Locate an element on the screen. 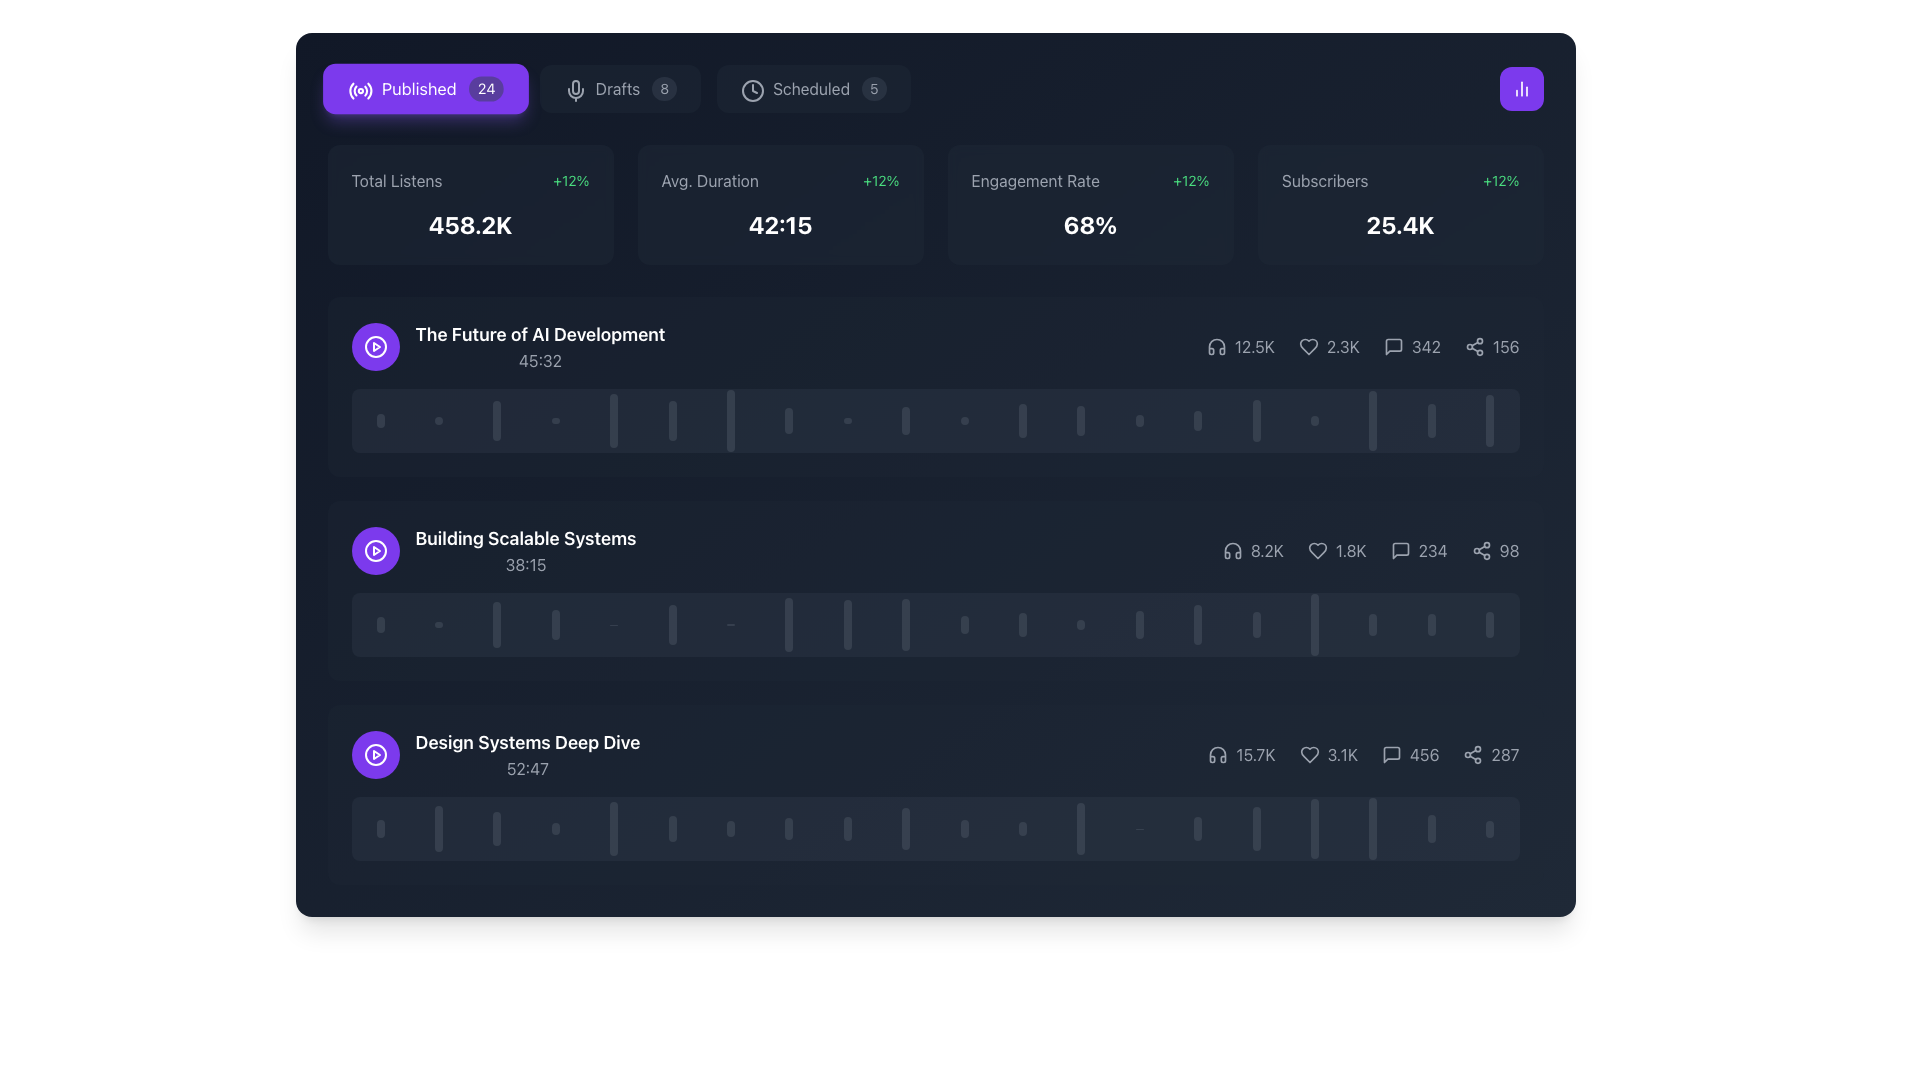  the text label displaying the number of comments for 'The Future of AI Development', which shows '156' and is positioned at the center-right side of the first section is located at coordinates (1425, 346).